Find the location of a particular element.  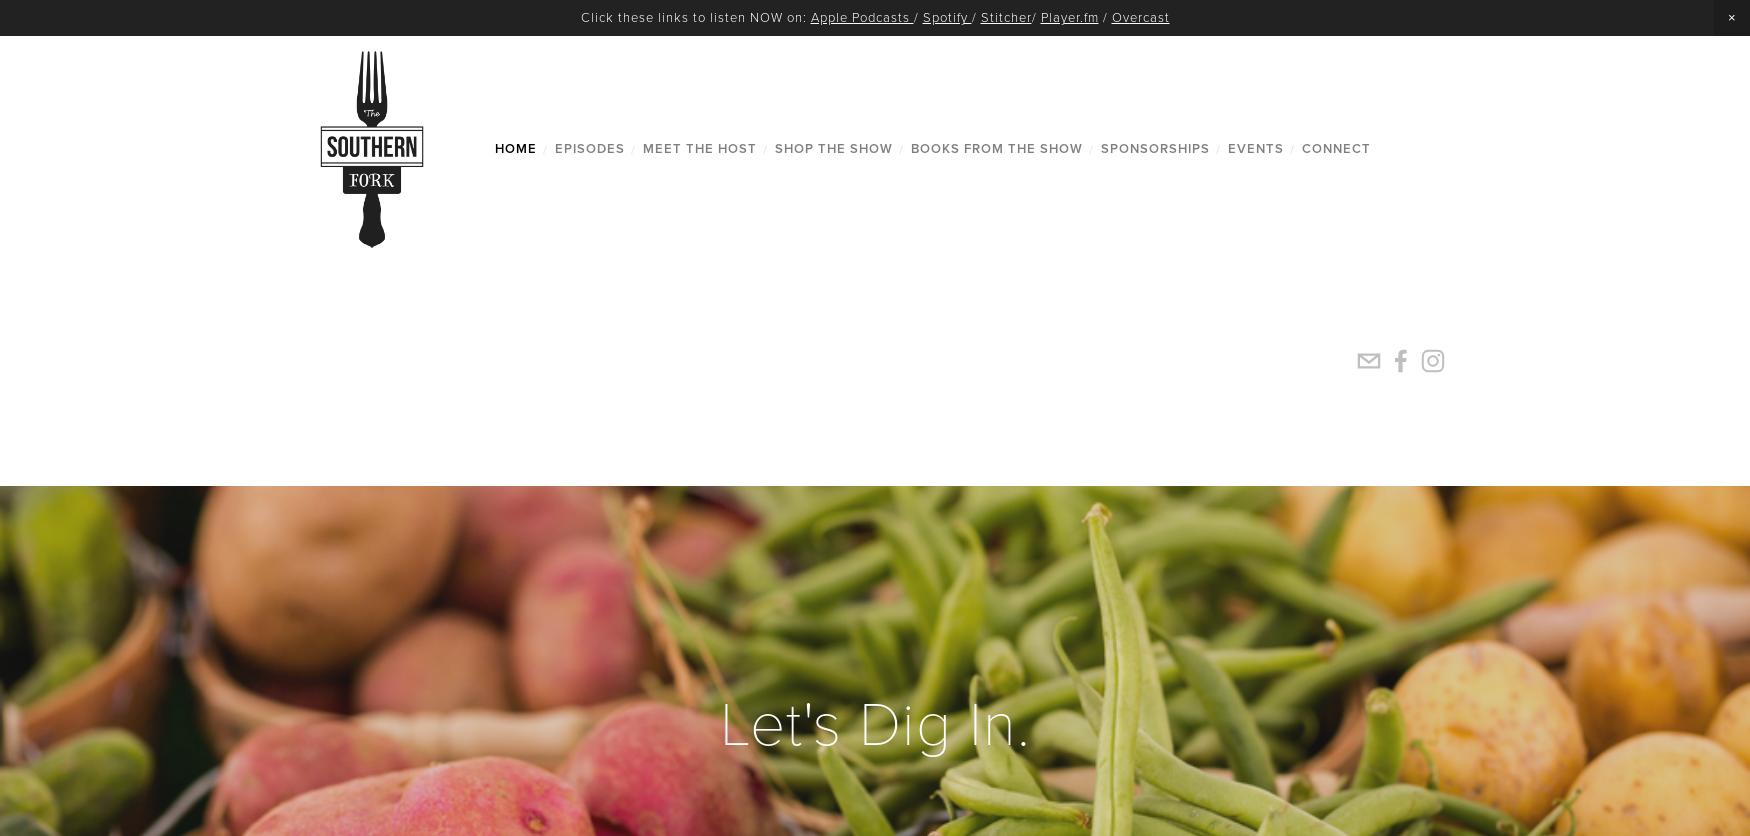

'Books from the Show' is located at coordinates (995, 147).